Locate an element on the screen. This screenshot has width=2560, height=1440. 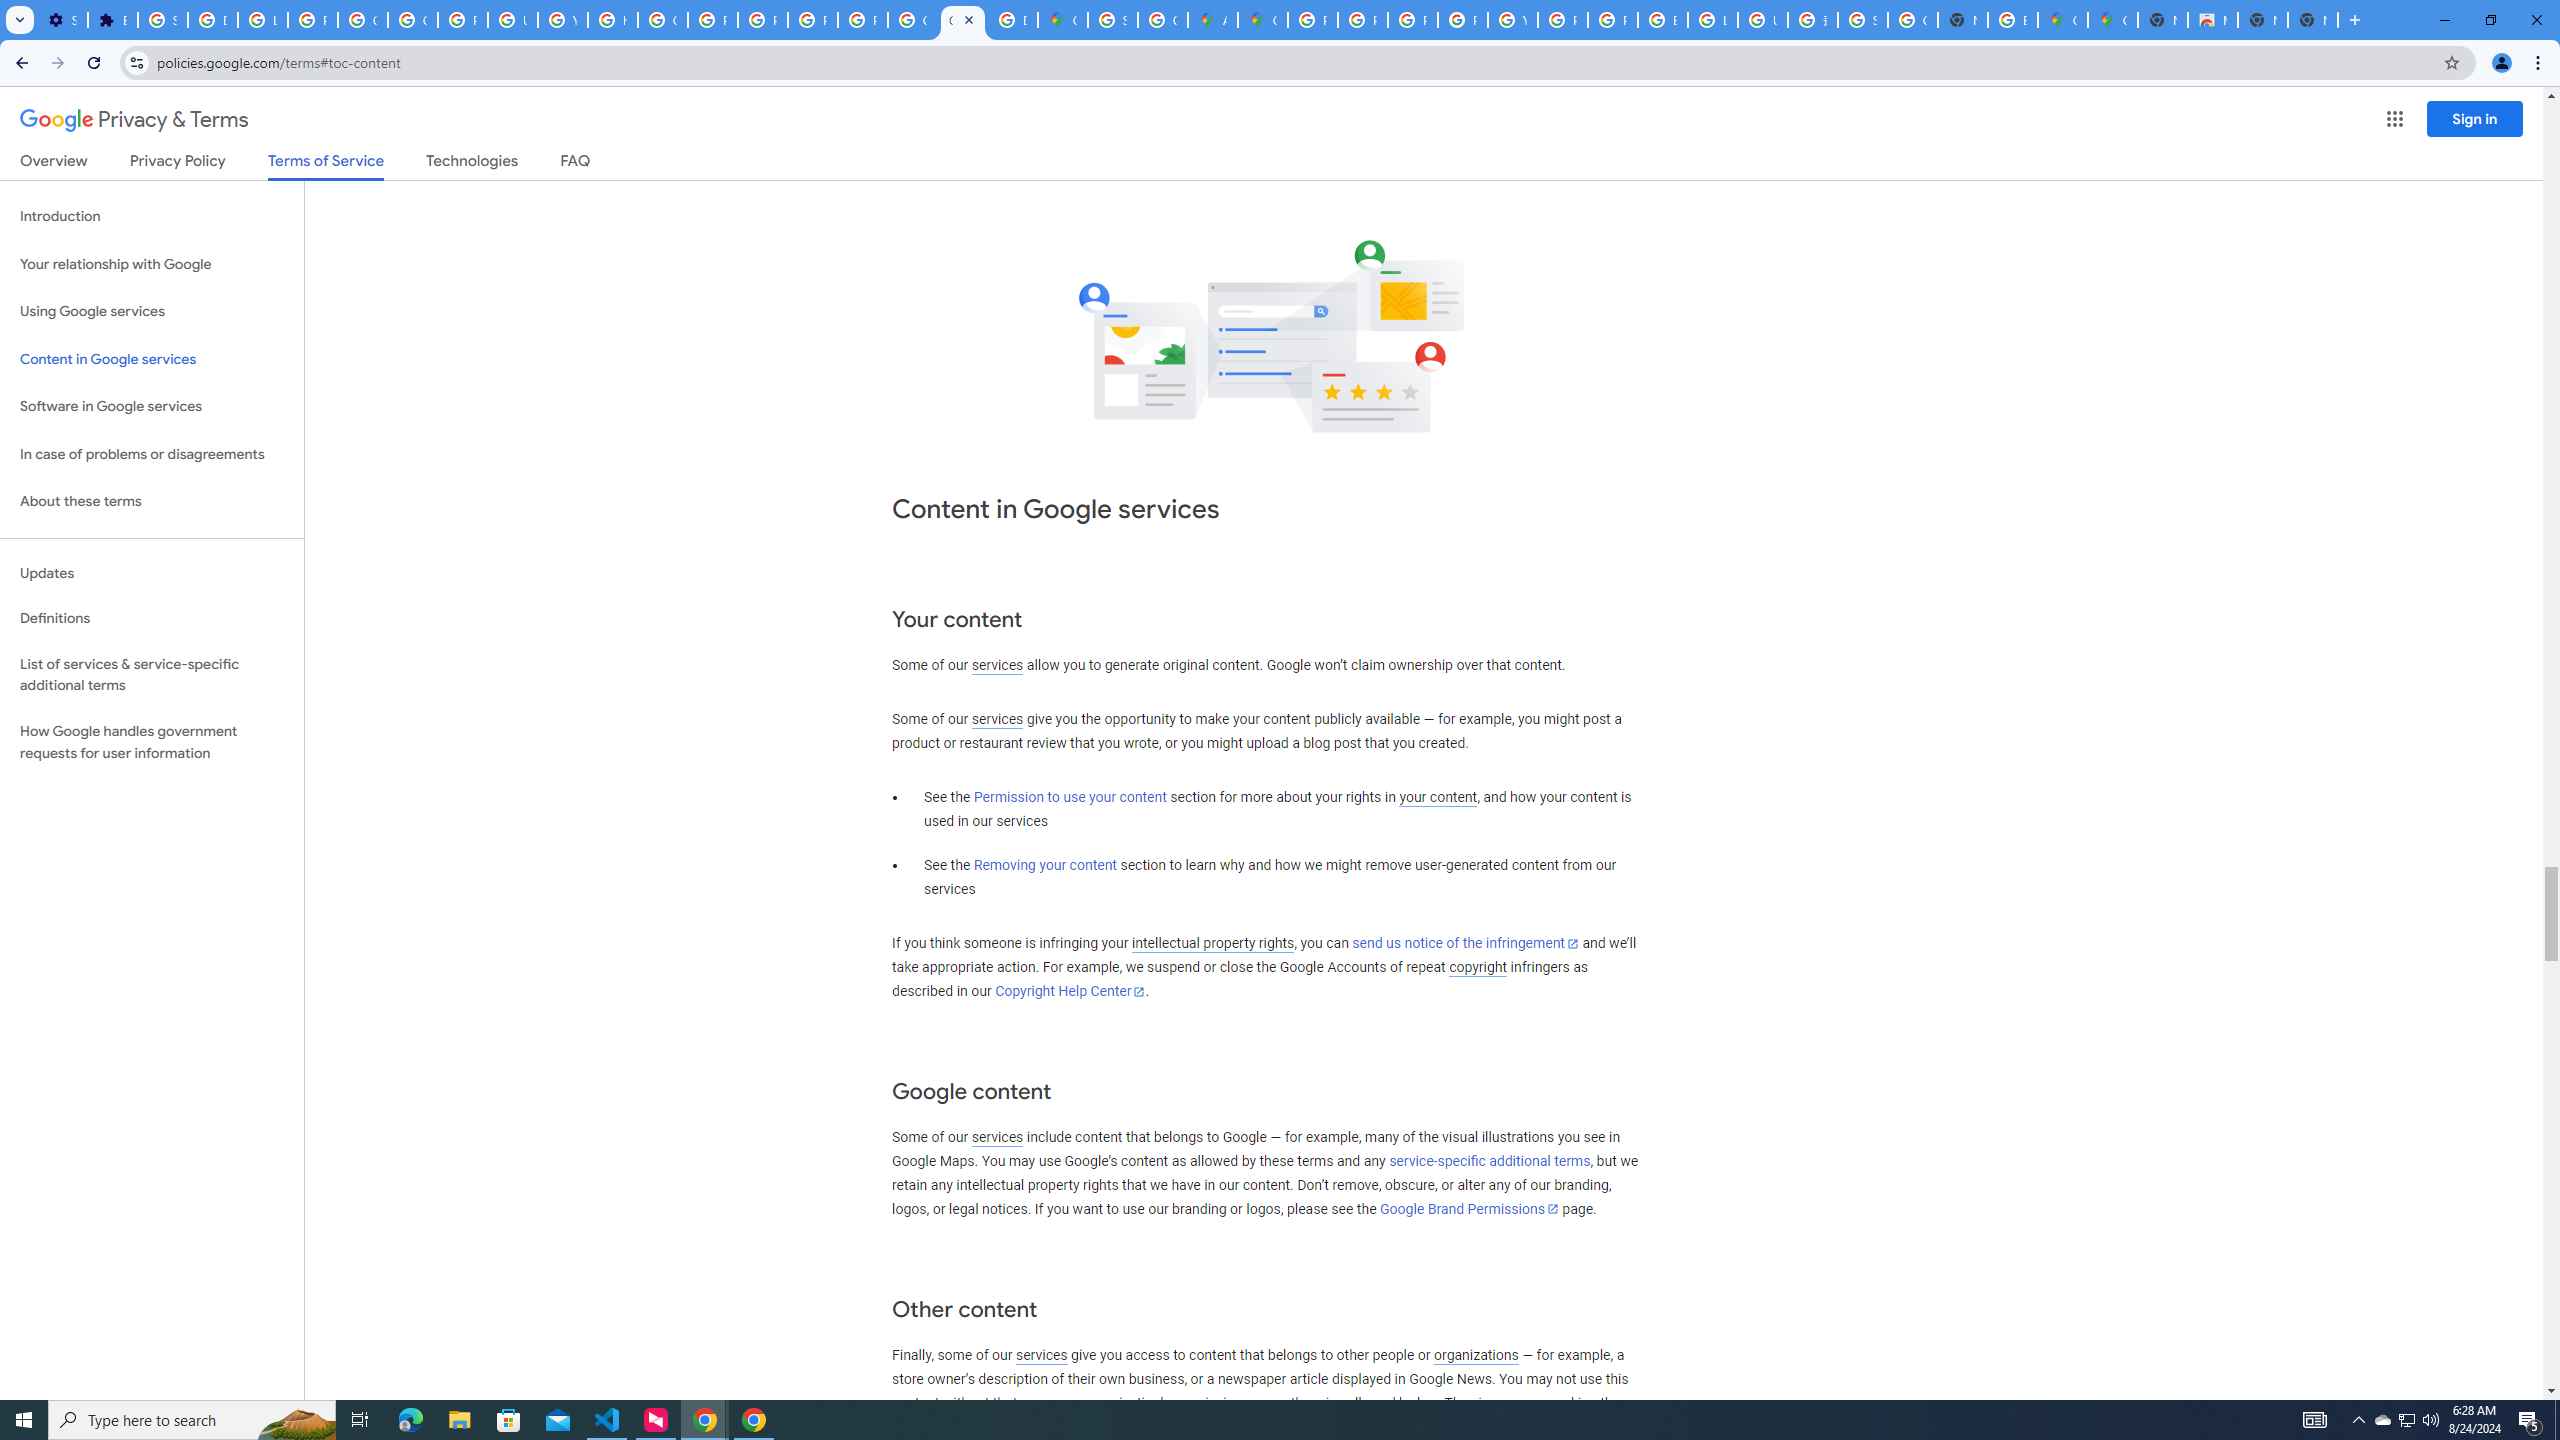
'Privacy & Terms' is located at coordinates (134, 119).